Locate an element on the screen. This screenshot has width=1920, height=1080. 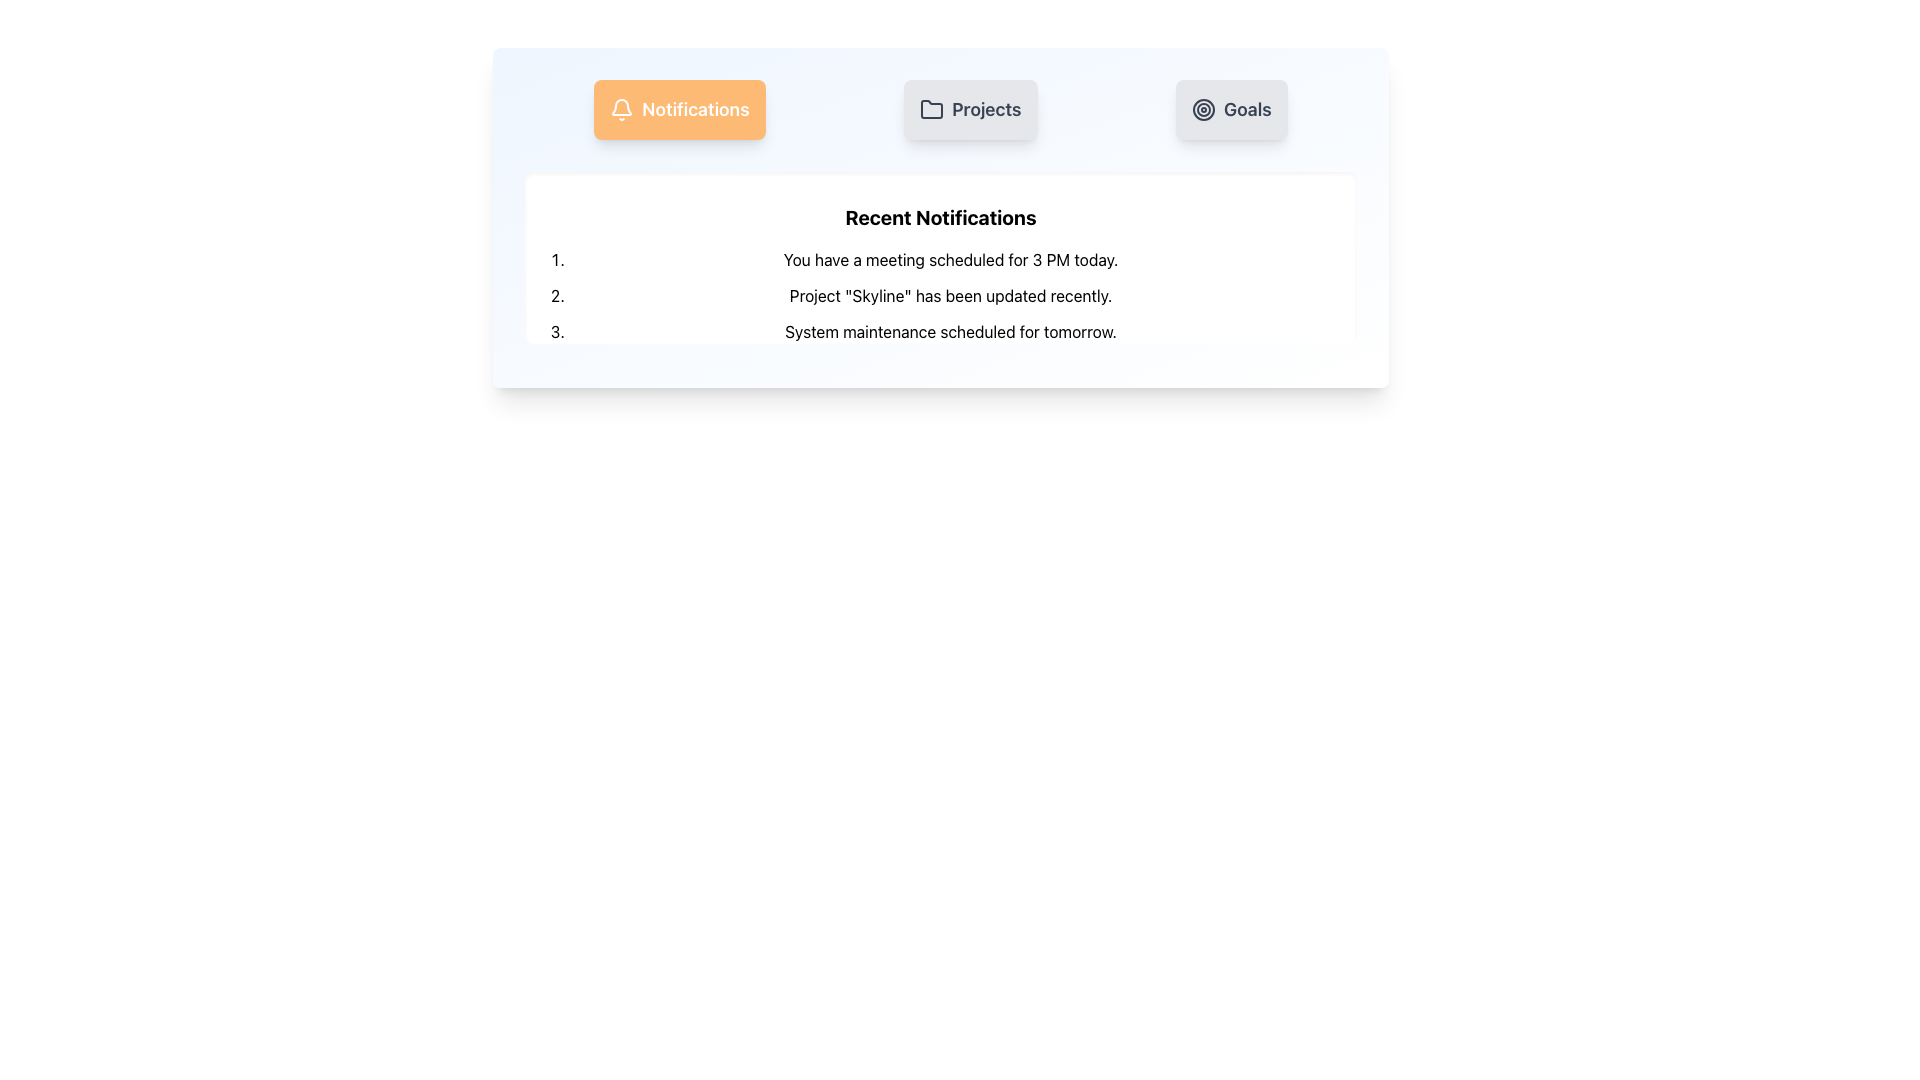
the 'Projects' navigation button, which is the second button in a horizontal row of three, located between the 'Notifications' and 'Goals' buttons, to observe its hover-specific styling effects is located at coordinates (970, 110).